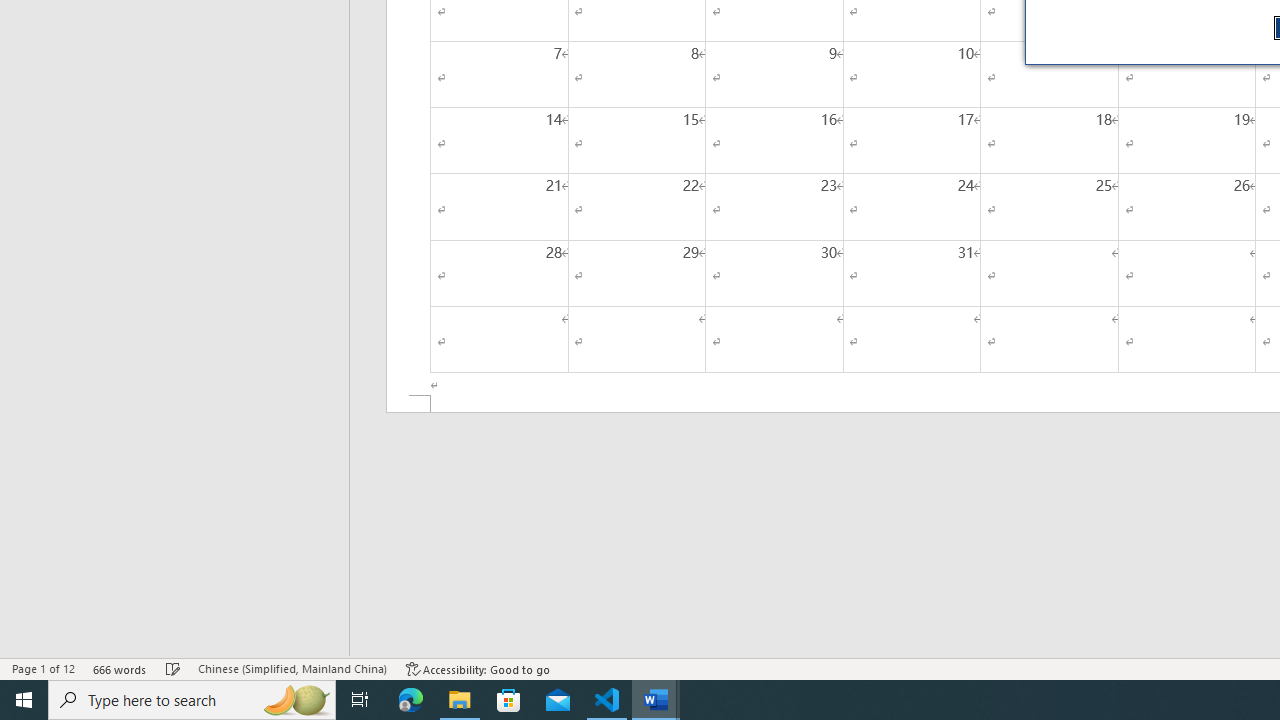  Describe the element at coordinates (606, 698) in the screenshot. I see `'Visual Studio Code - 1 running window'` at that location.